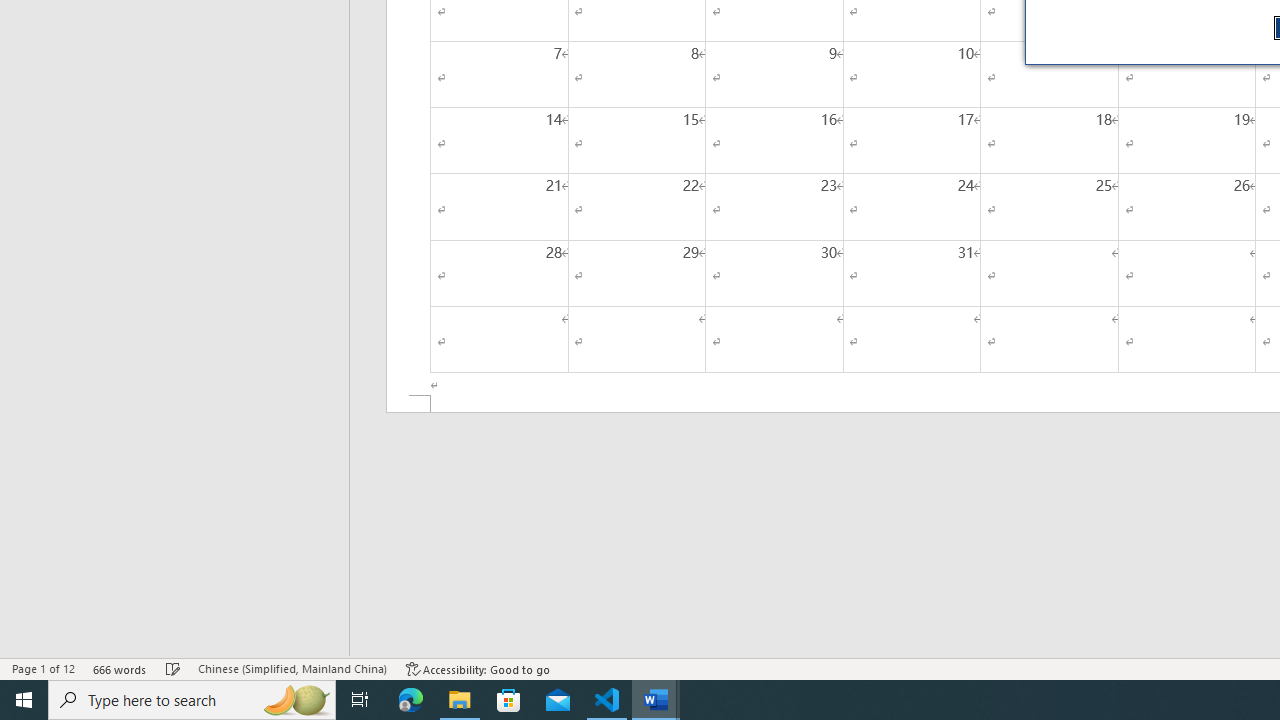  Describe the element at coordinates (606, 698) in the screenshot. I see `'Visual Studio Code - 1 running window'` at that location.